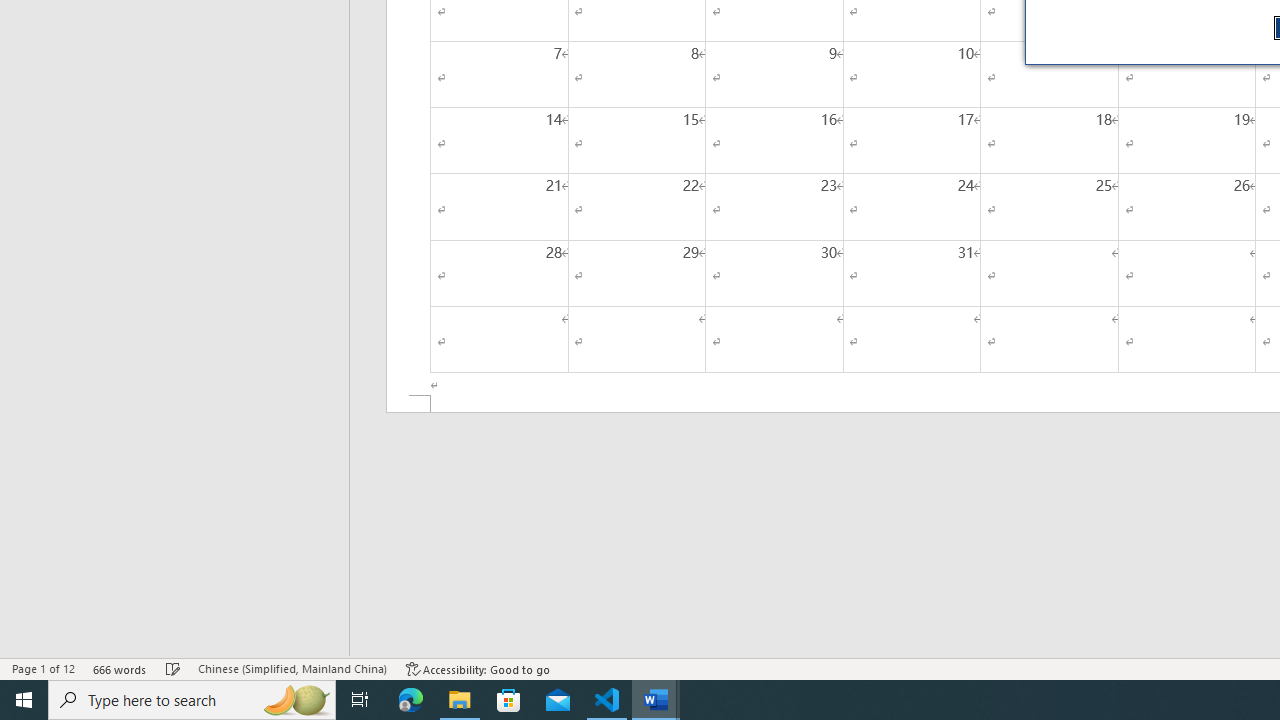  Describe the element at coordinates (606, 698) in the screenshot. I see `'Visual Studio Code - 1 running window'` at that location.